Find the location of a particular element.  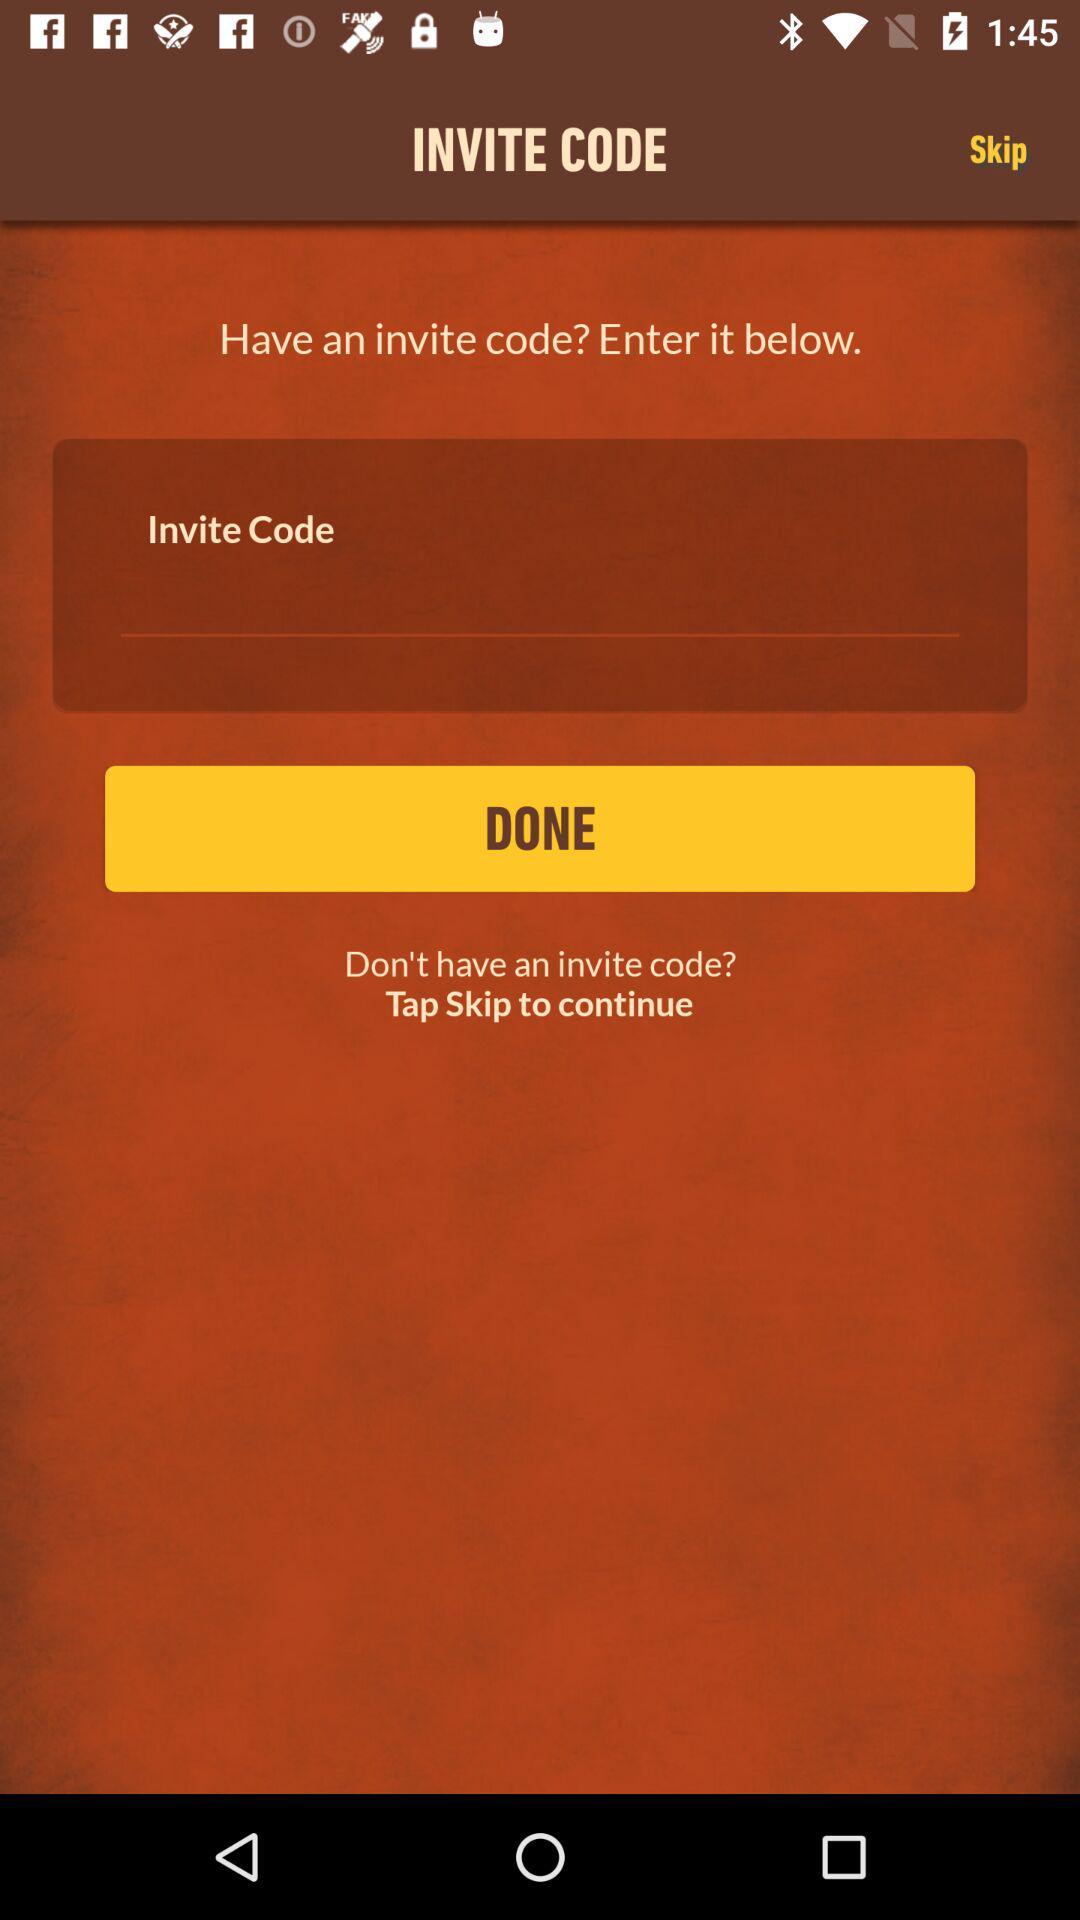

icon above the don t have icon is located at coordinates (540, 828).